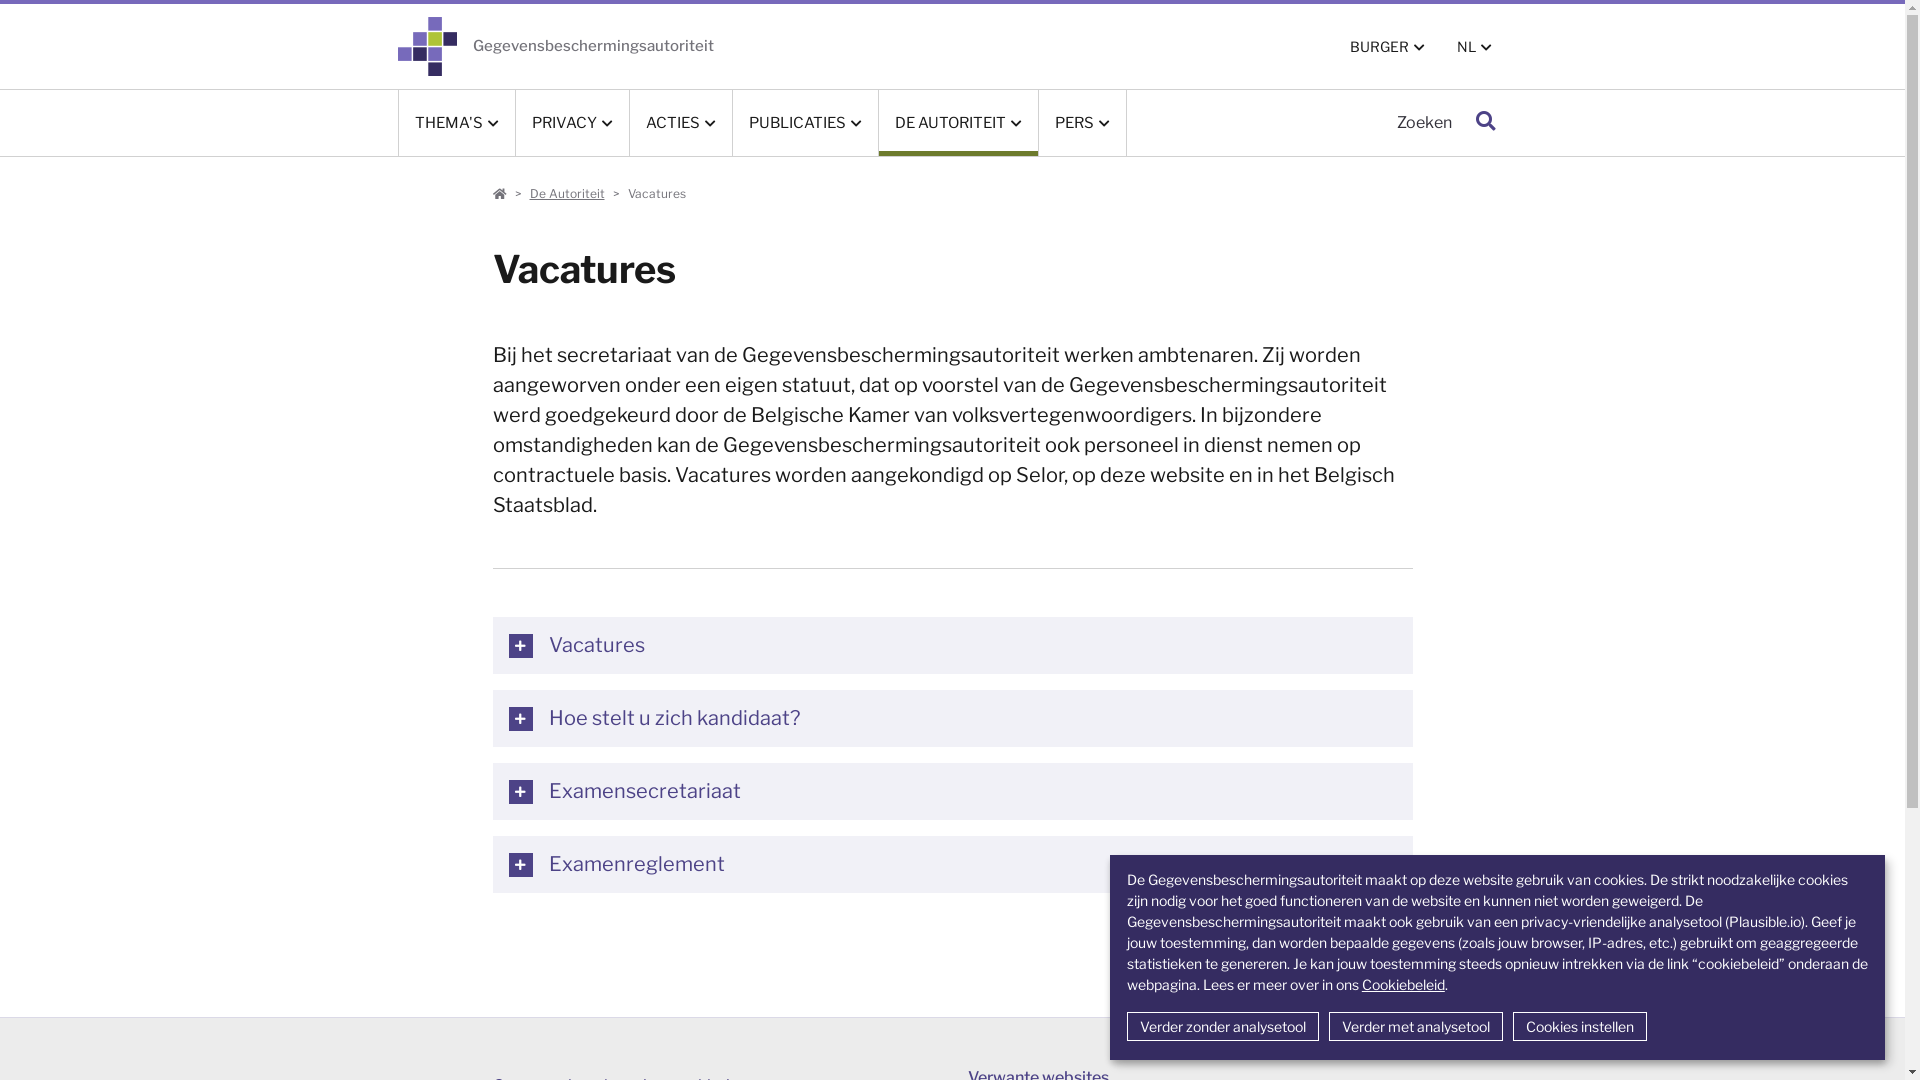  Describe the element at coordinates (1222, 1026) in the screenshot. I see `'Verder zonder analysetool'` at that location.